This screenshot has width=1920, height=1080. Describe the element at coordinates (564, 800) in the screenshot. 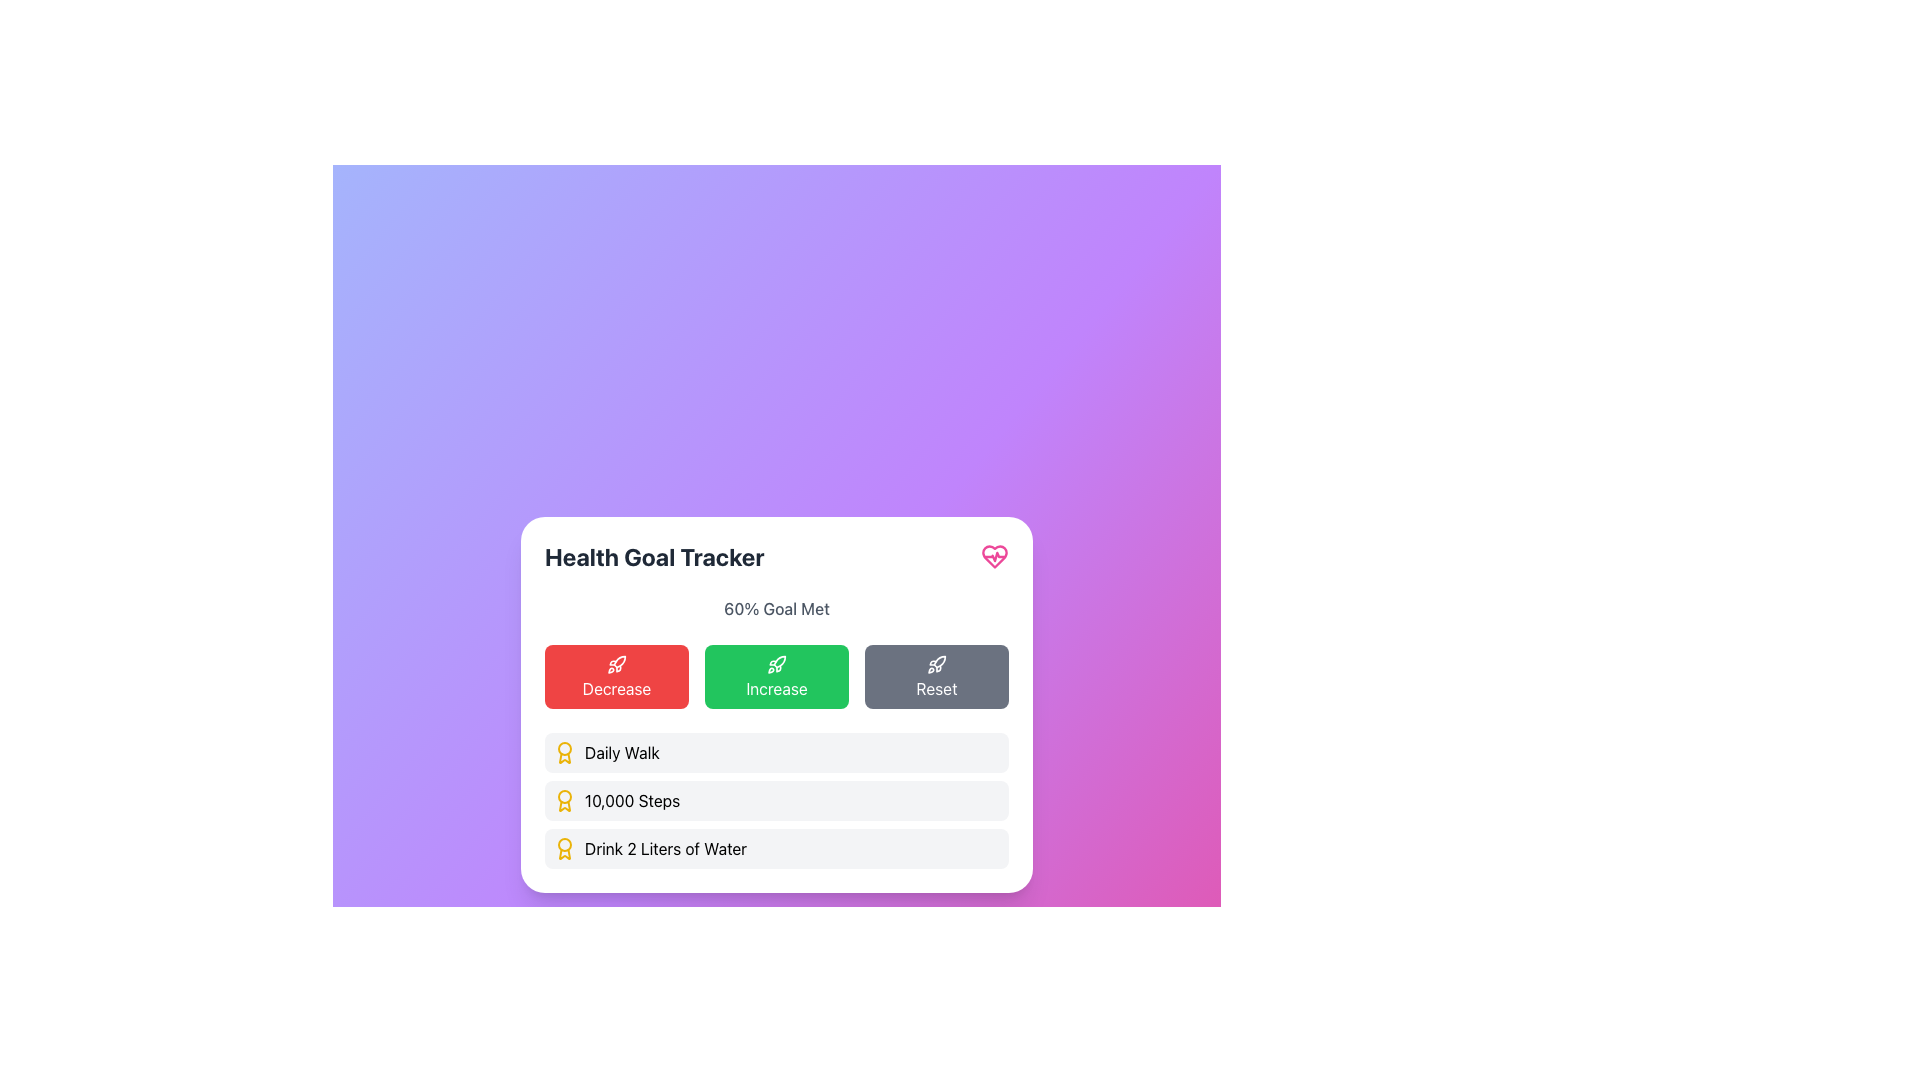

I see `the award icon indicating achievement for the '10,000 Steps' feature, located to the left of the '10,000 Steps' text in the Health Goal Tracker section` at that location.